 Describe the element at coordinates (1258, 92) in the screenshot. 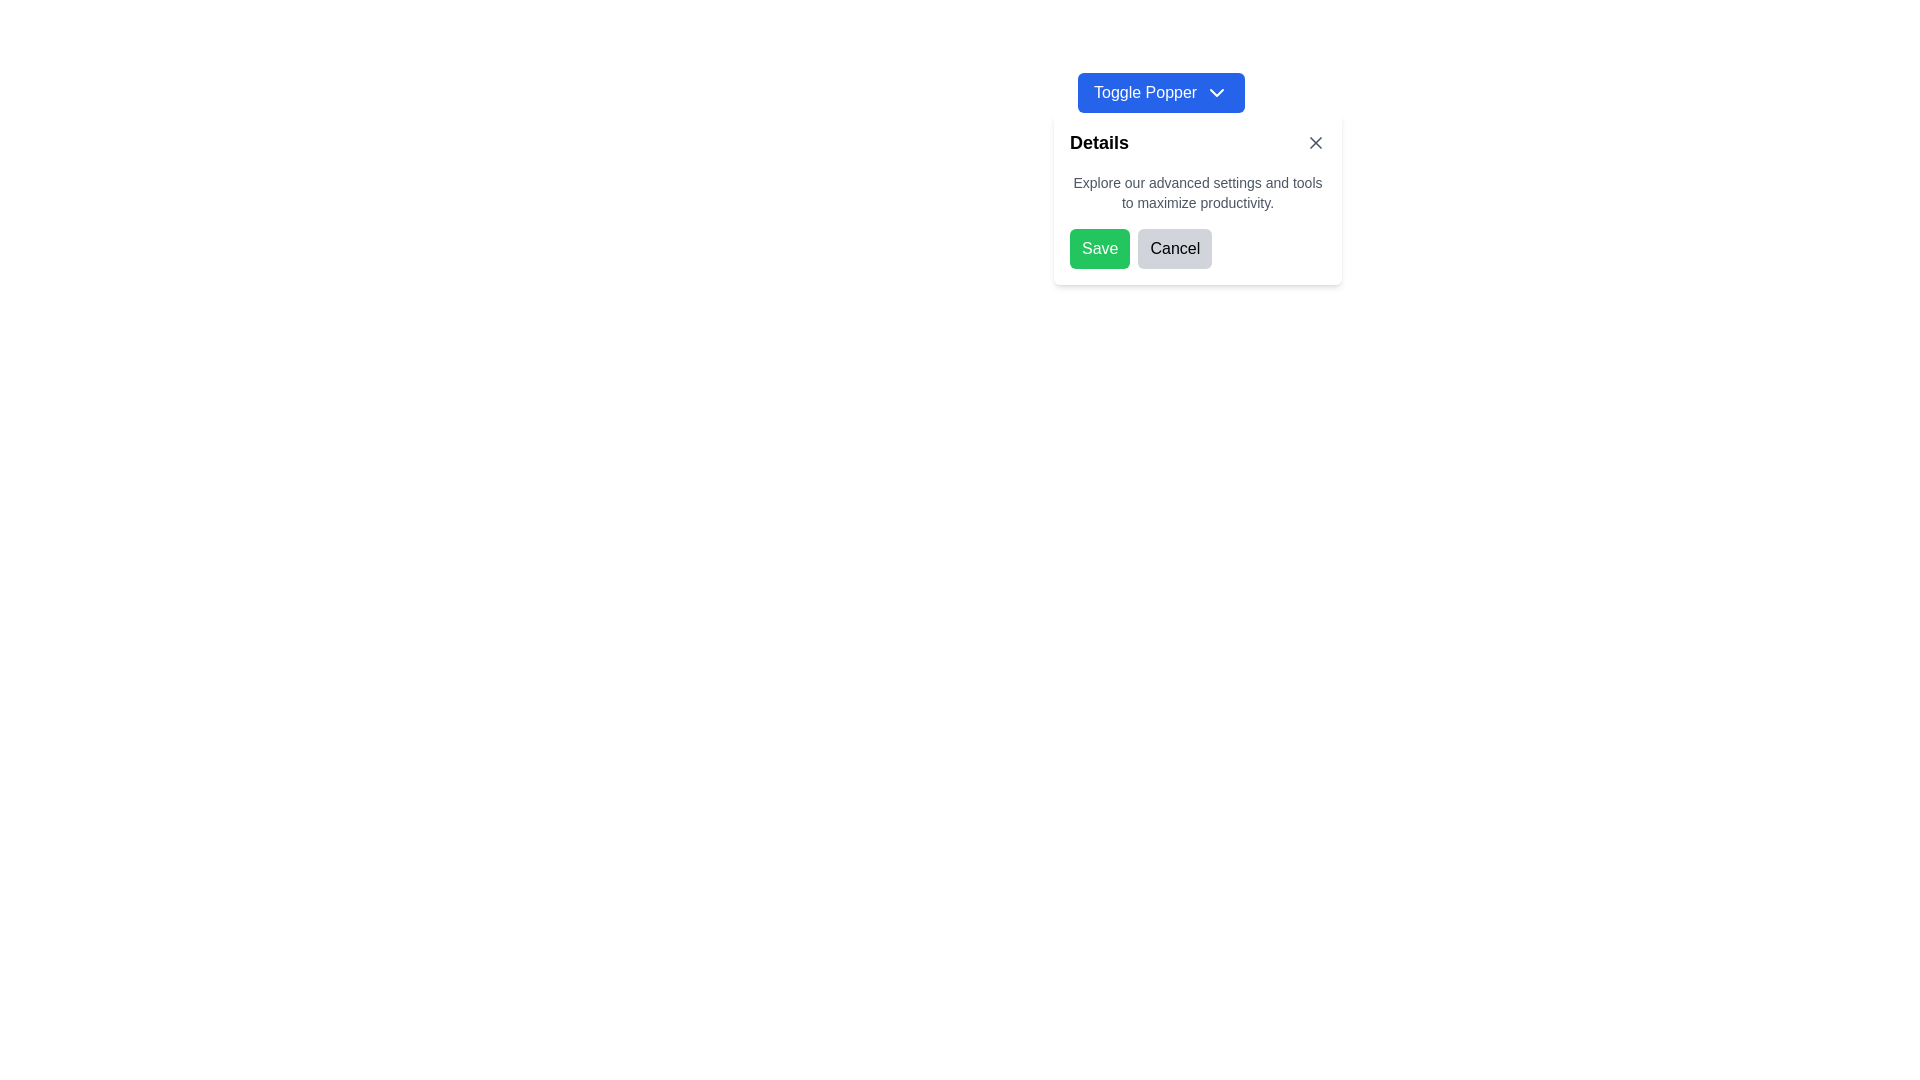

I see `the 'Toggle Popper' toggle button with dropdown` at that location.